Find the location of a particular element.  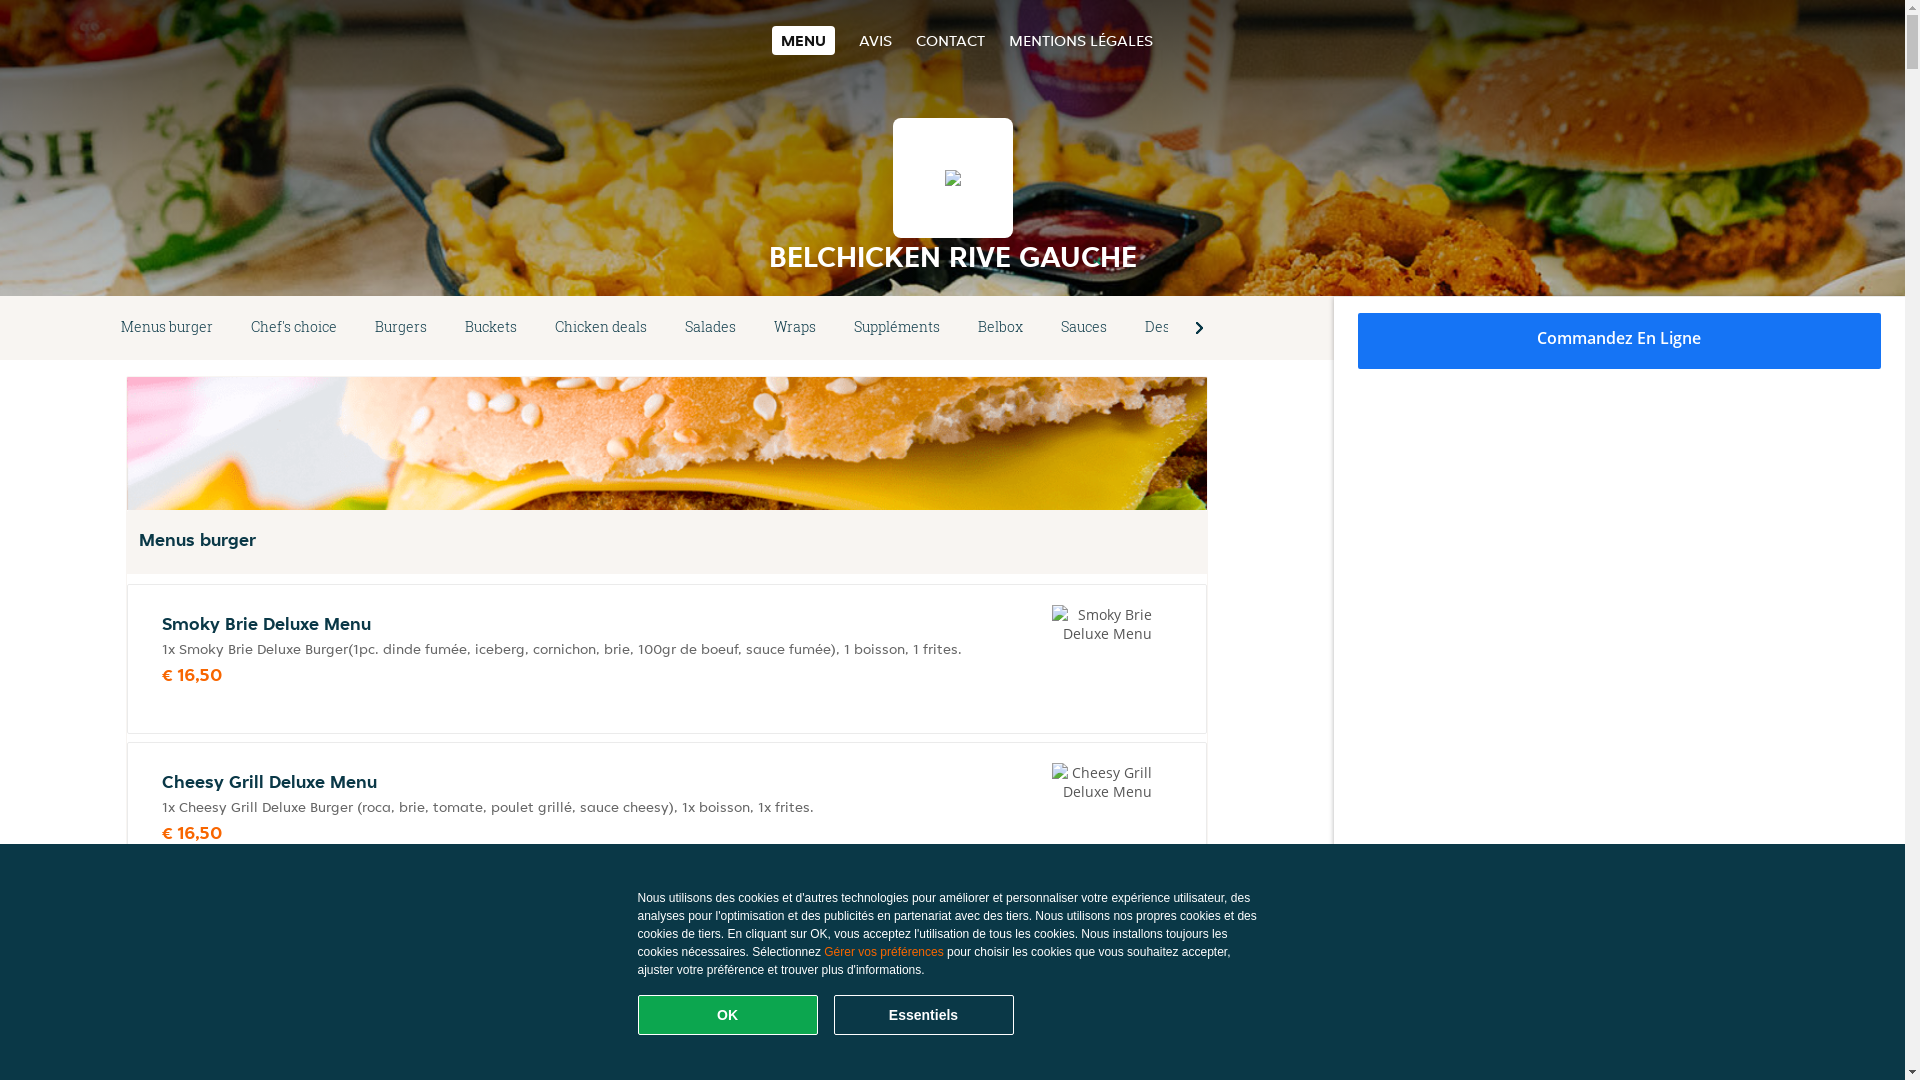

'Chef's choice' is located at coordinates (292, 326).